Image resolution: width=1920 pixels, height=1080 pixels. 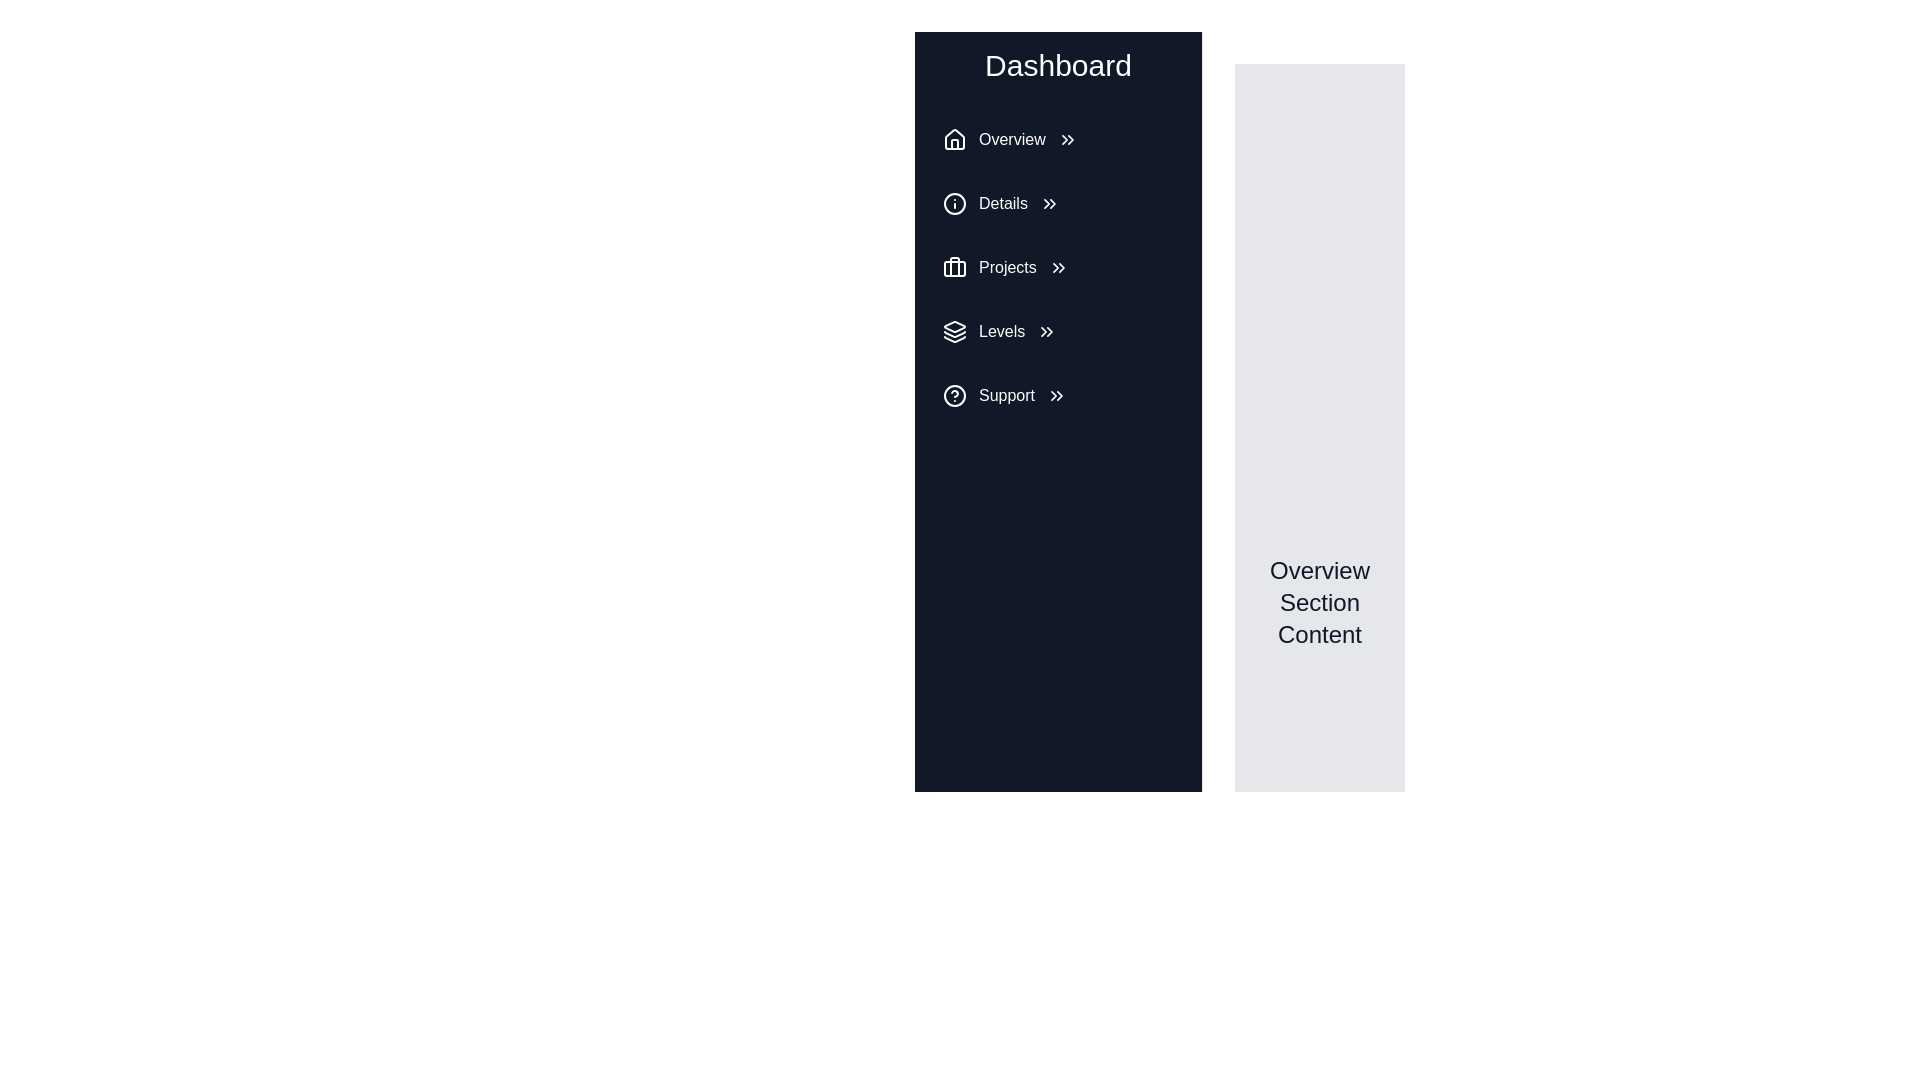 I want to click on the indicator icon located under the 'Dashboard' header in the left navigation menu, which is positioned to the rightmost side of the 'Overview' list item, to interact or expand the associated content, so click(x=1066, y=138).